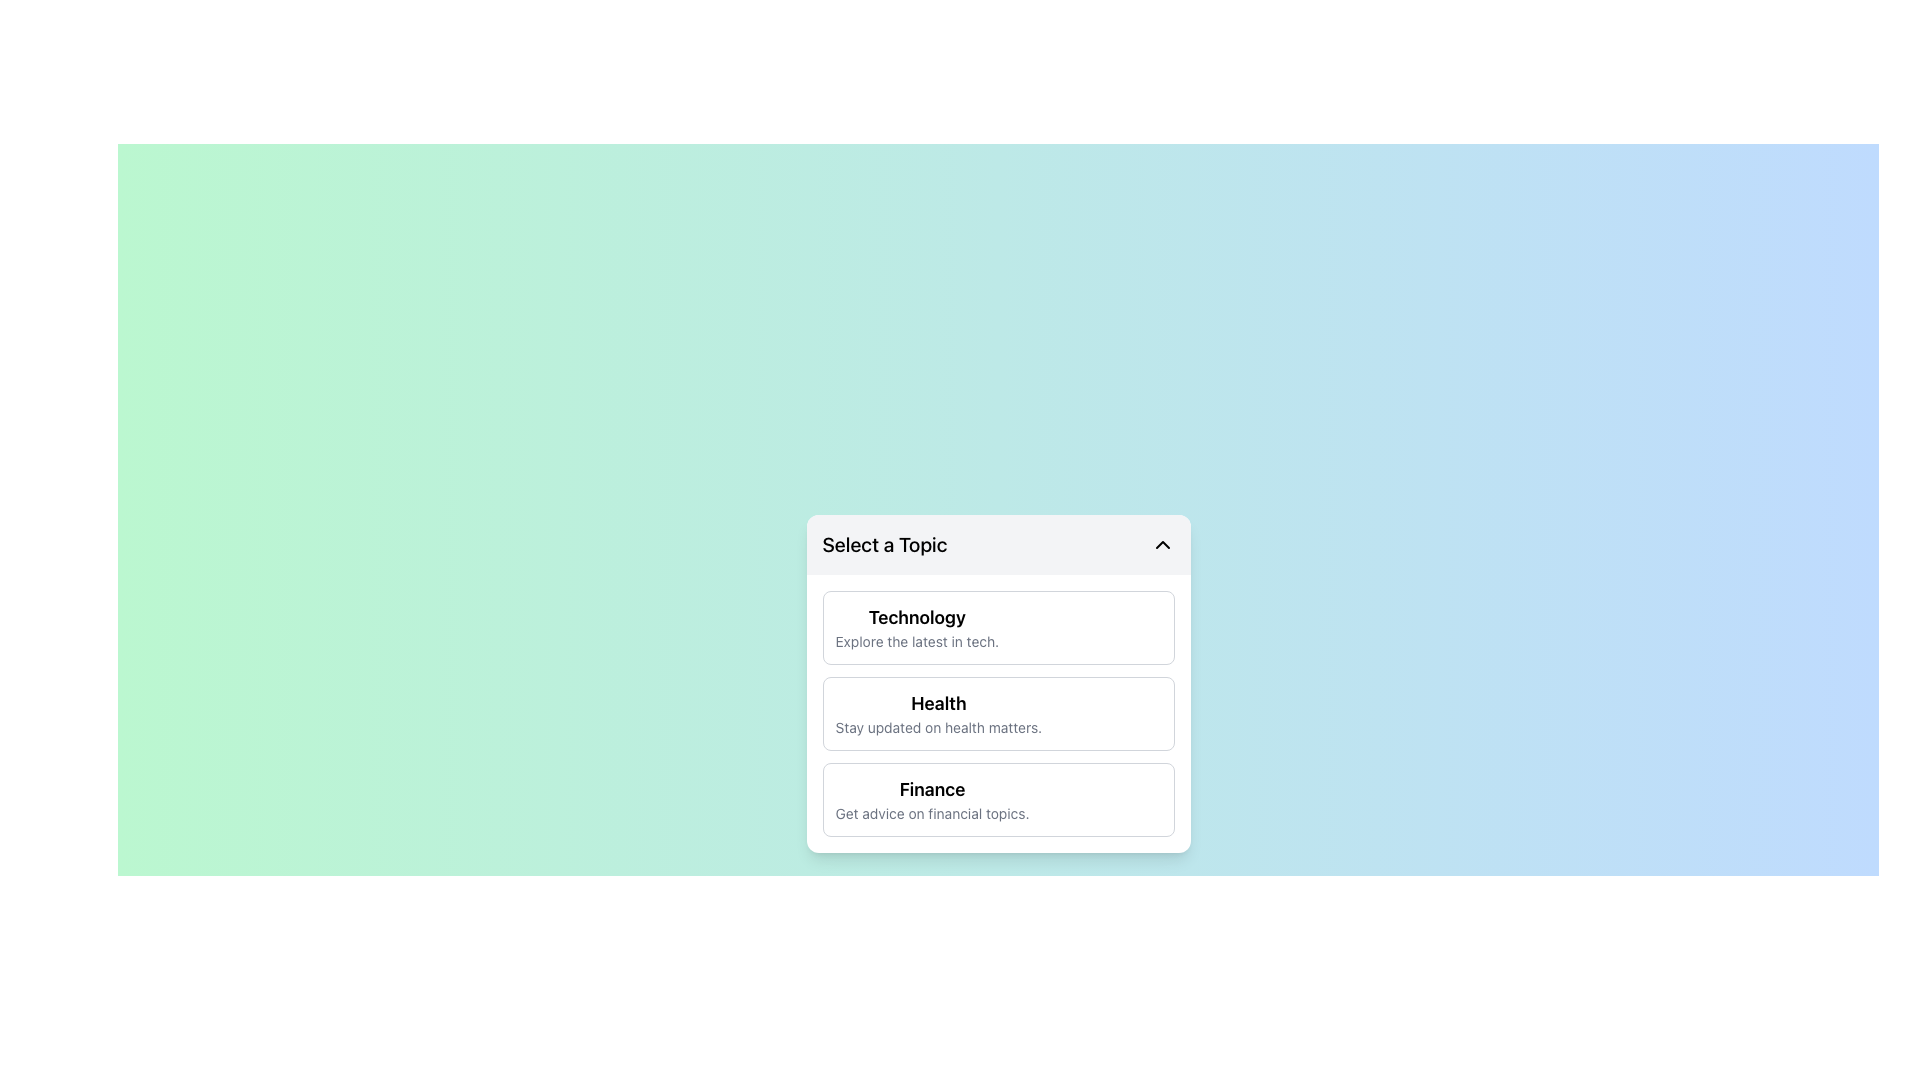 The width and height of the screenshot is (1920, 1080). I want to click on the second item in the 'Select a Topic' dropdown list, so click(998, 682).